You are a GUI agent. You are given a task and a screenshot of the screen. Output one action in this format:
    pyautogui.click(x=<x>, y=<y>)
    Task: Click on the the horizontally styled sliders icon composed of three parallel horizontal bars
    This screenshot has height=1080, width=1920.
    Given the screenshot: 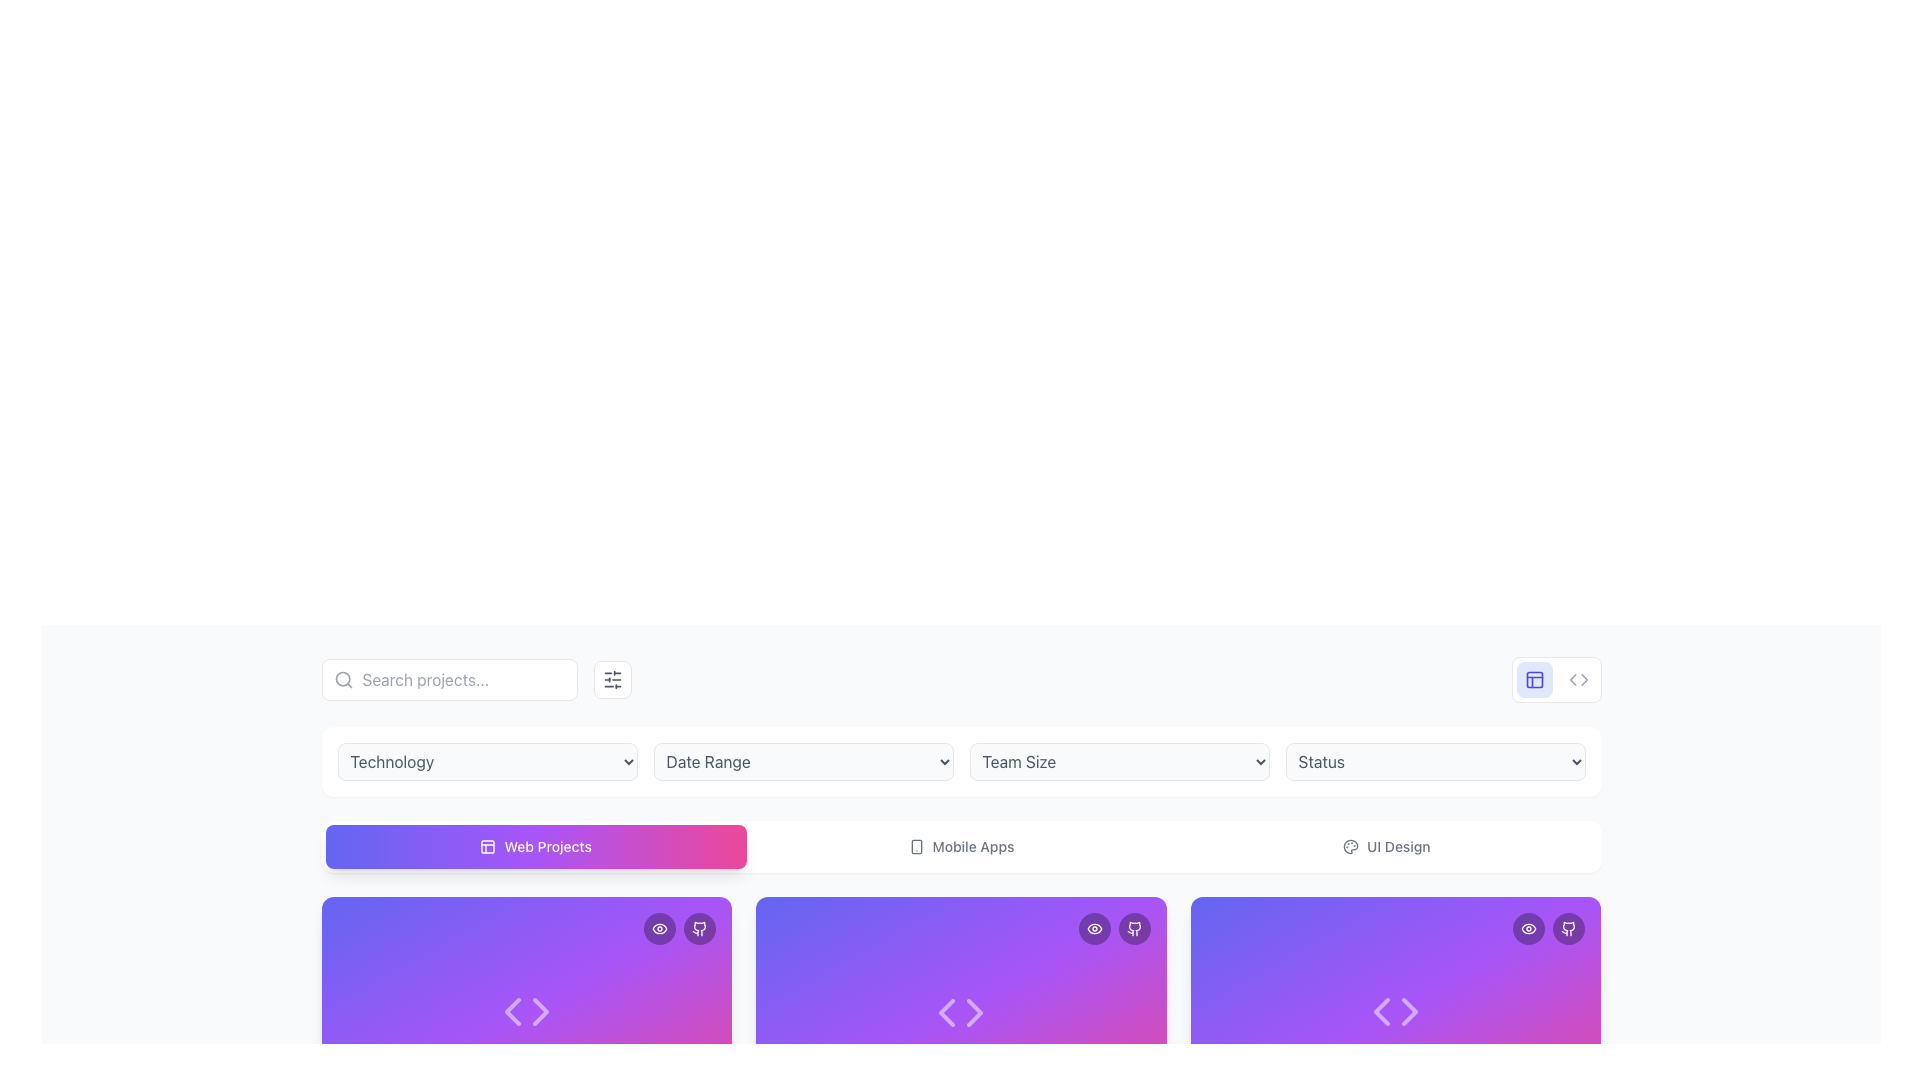 What is the action you would take?
    pyautogui.click(x=611, y=678)
    